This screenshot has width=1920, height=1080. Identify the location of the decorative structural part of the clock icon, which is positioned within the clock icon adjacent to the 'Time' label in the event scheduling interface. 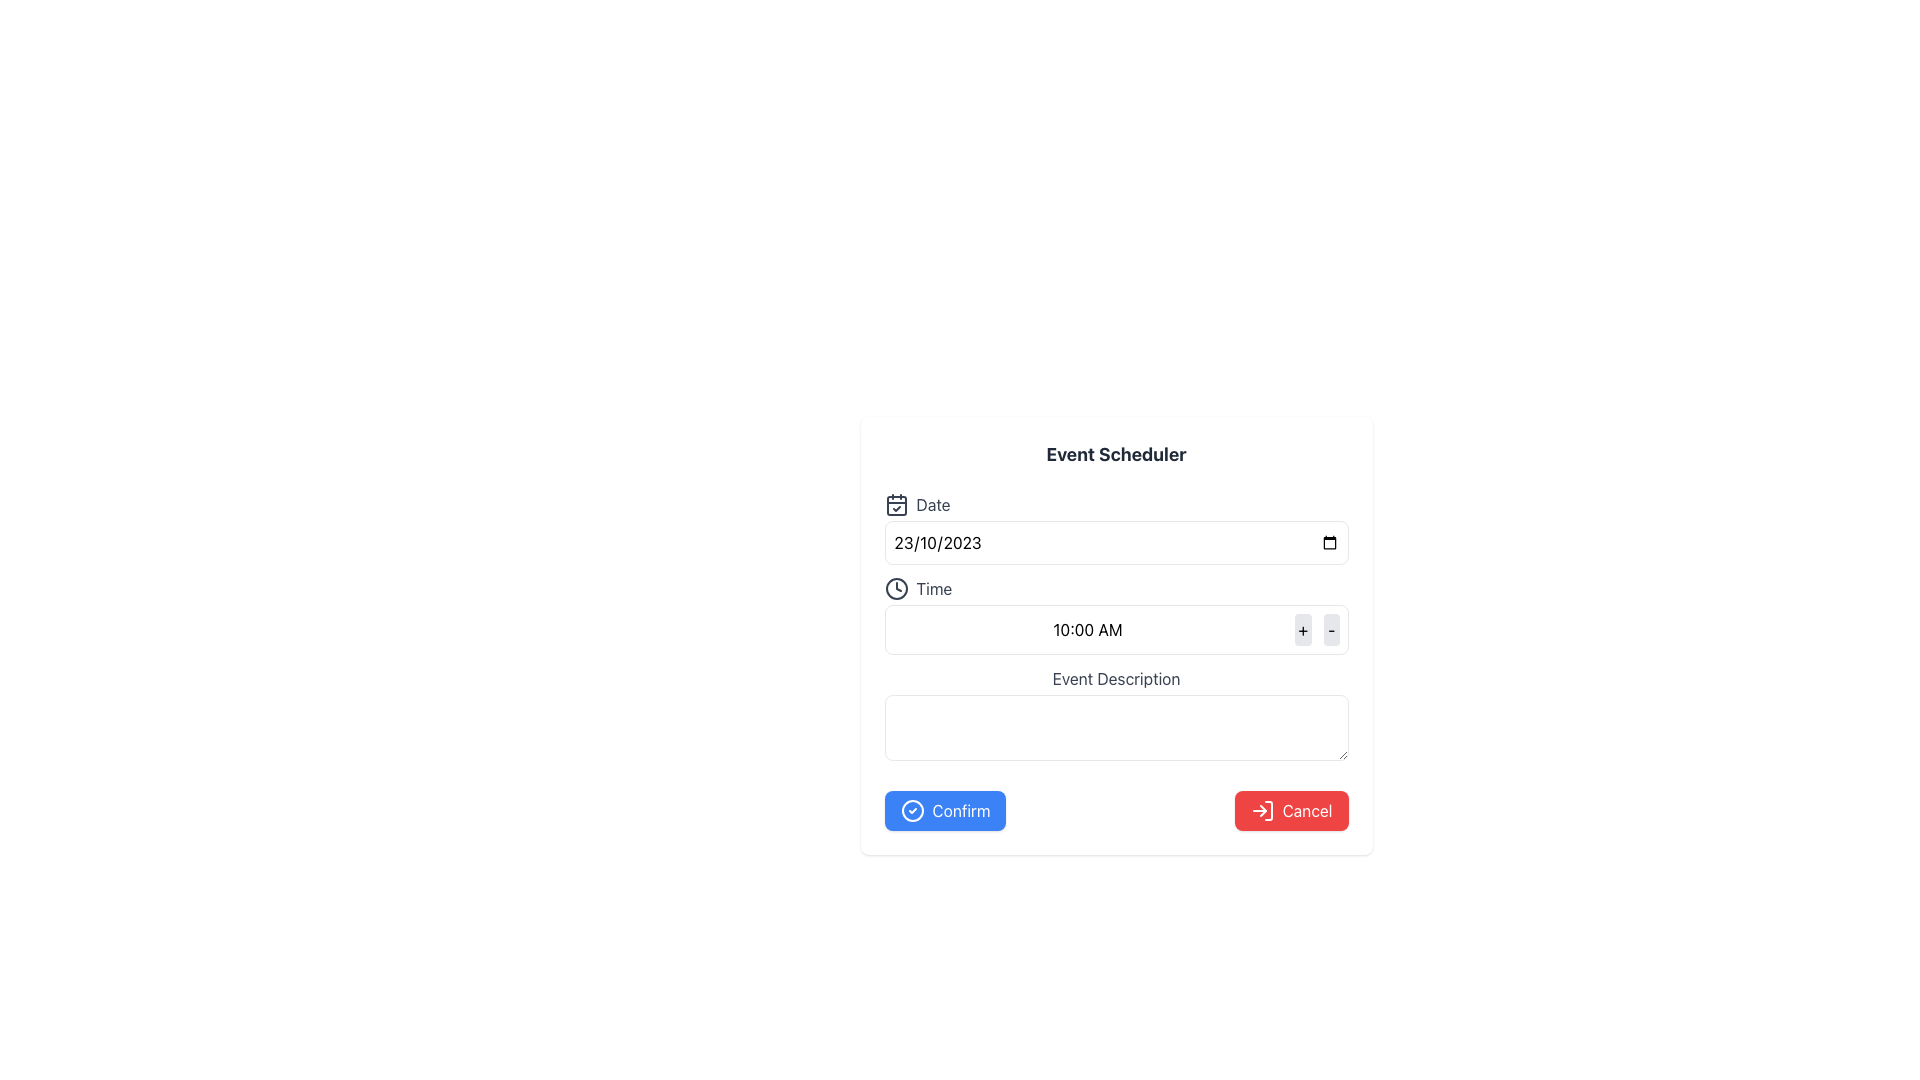
(895, 588).